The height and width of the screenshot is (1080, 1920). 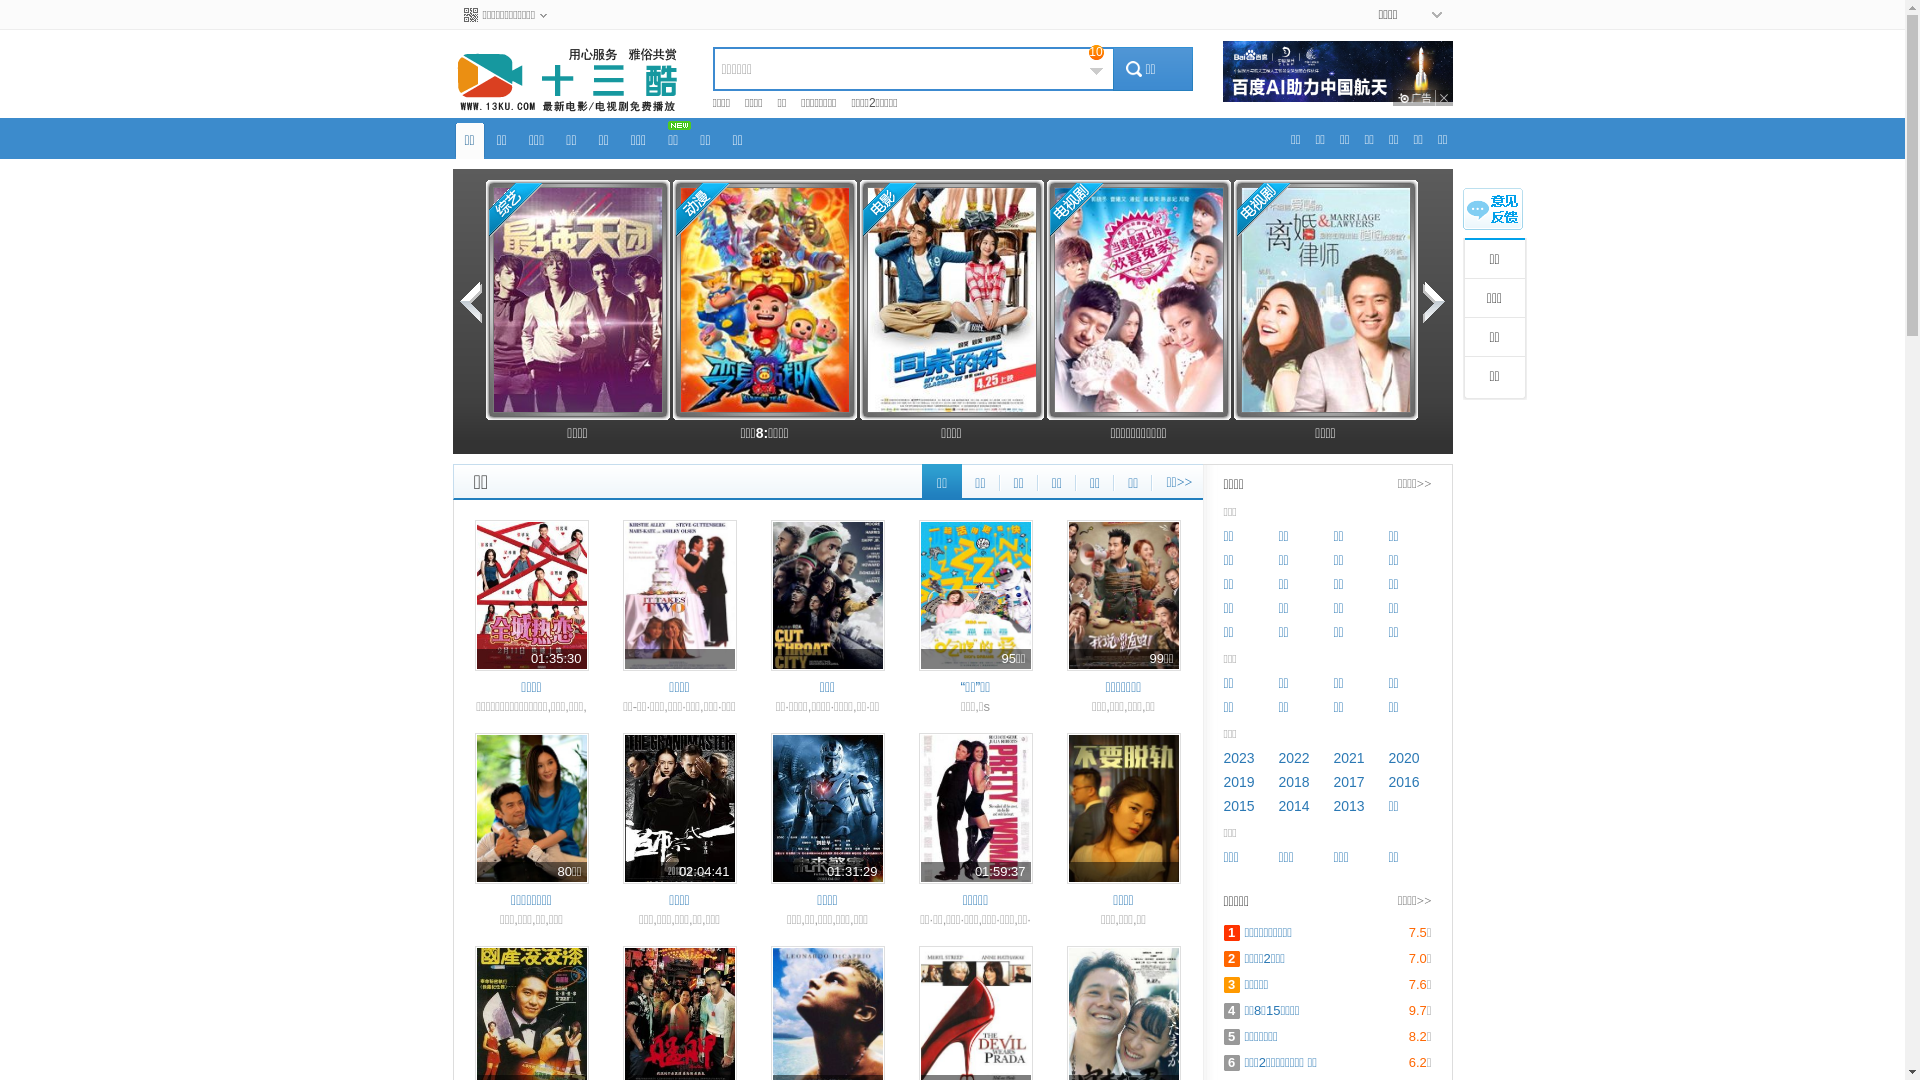 What do you see at coordinates (1349, 805) in the screenshot?
I see `'2013'` at bounding box center [1349, 805].